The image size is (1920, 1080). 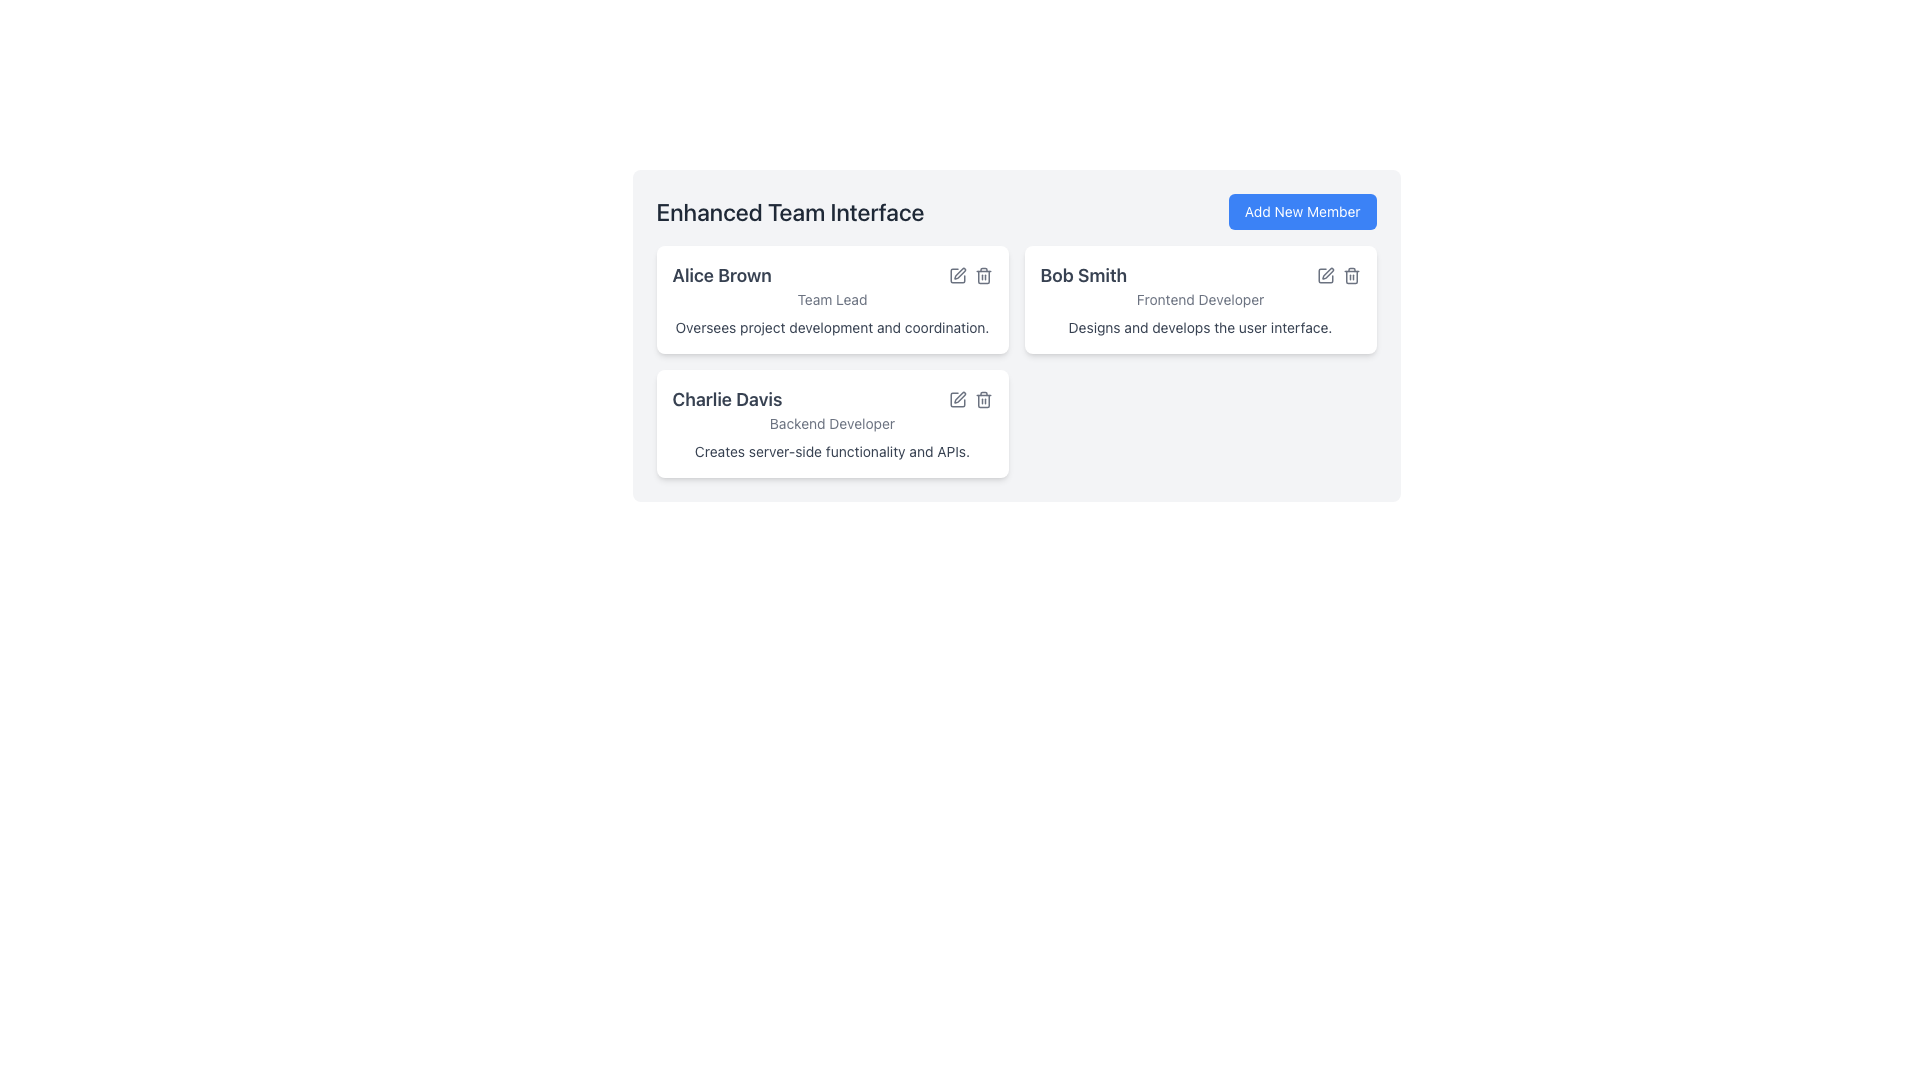 I want to click on the text label displaying 'Team Lead' which is located below 'Alice Brown' in a card layout, so click(x=832, y=300).